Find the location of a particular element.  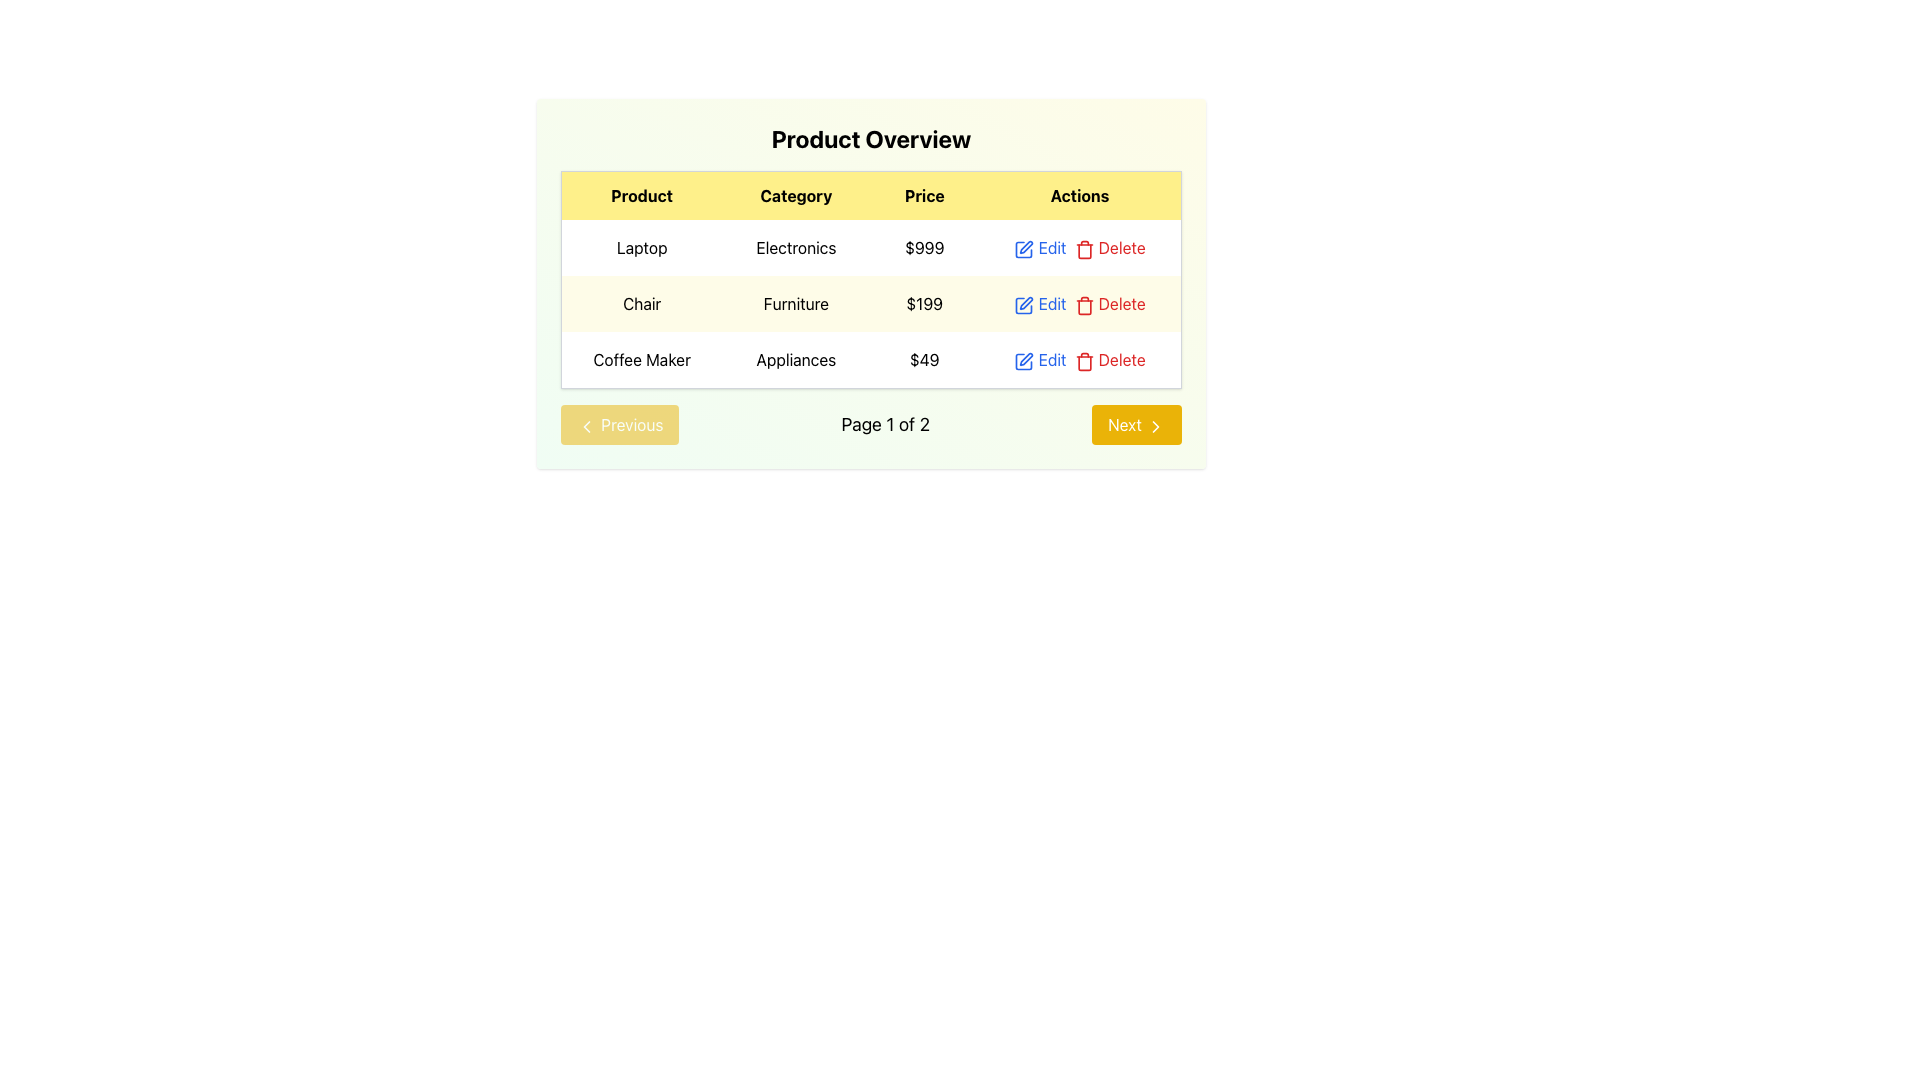

the blue pen icon located in the Actions column next to the first row's product, 'Laptop' is located at coordinates (1024, 248).